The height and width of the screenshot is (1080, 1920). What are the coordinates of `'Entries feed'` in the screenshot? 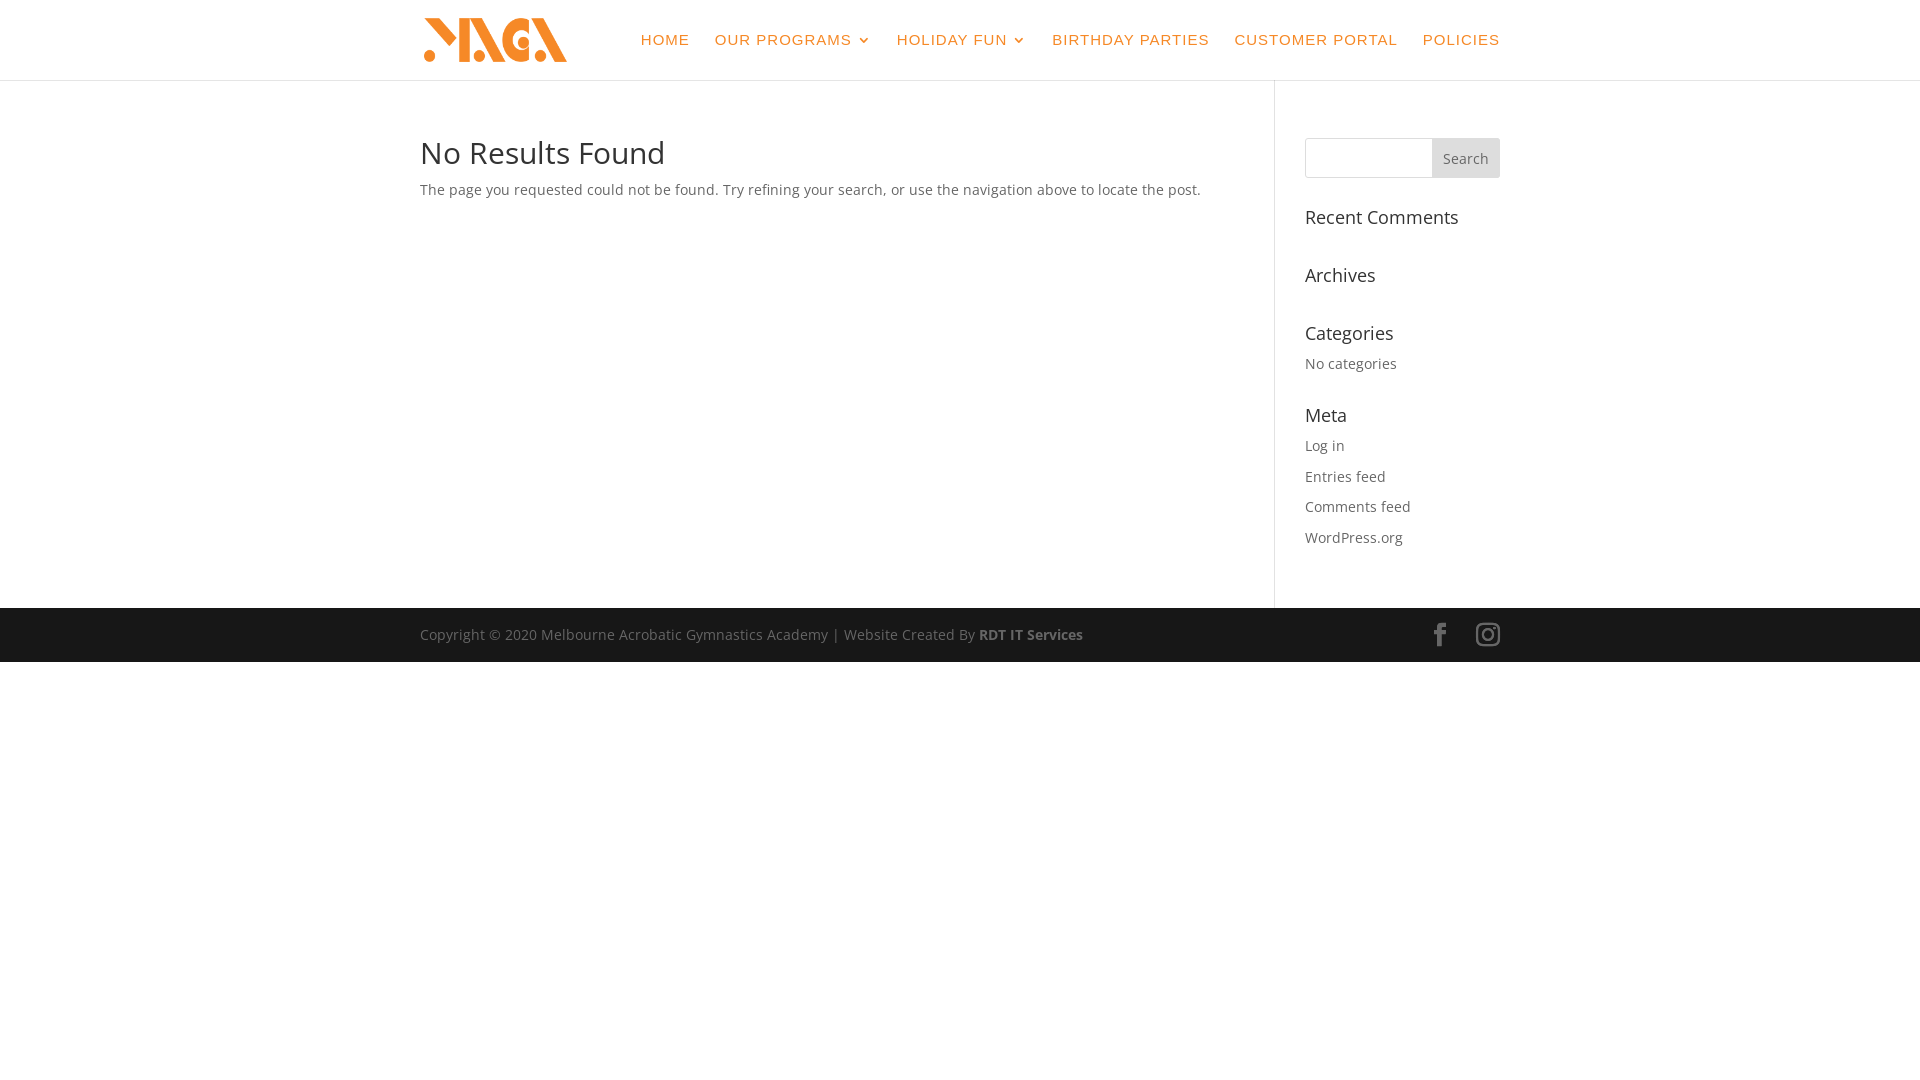 It's located at (1345, 476).